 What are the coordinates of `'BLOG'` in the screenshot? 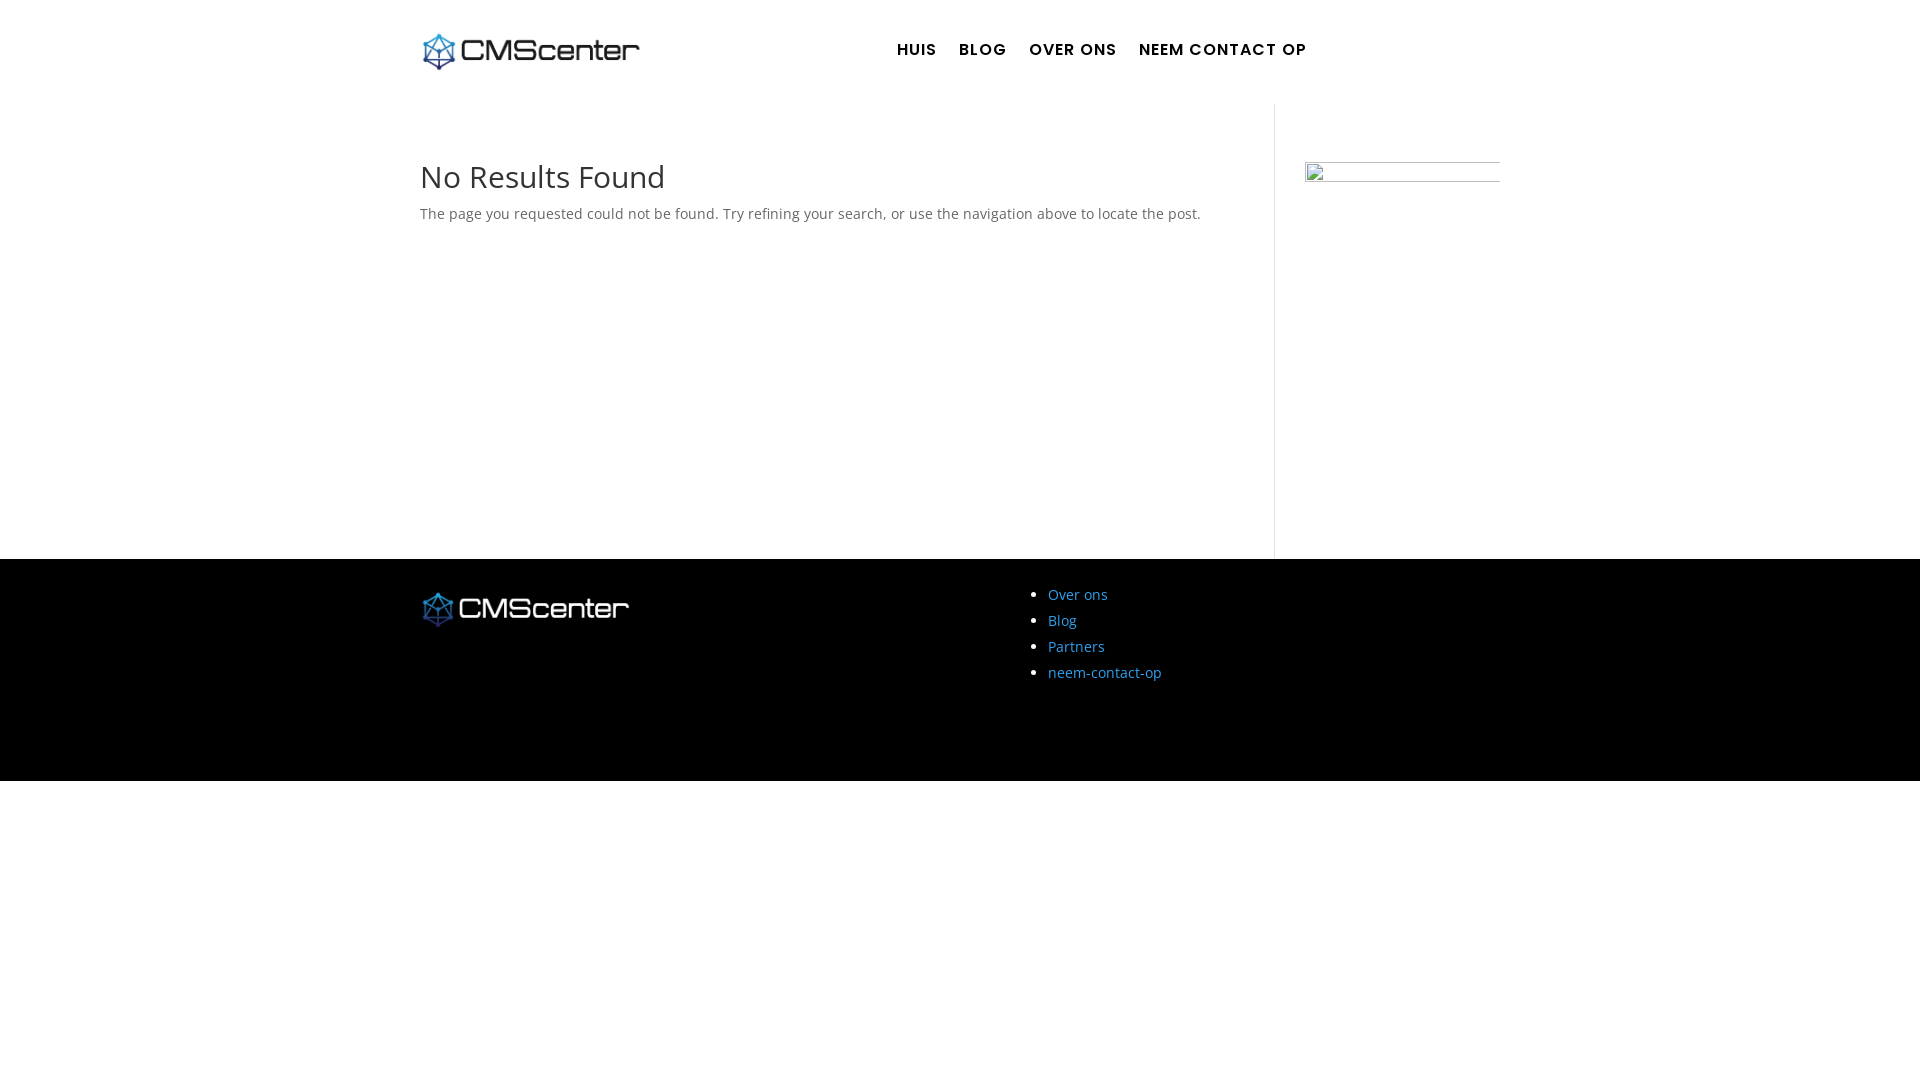 It's located at (958, 53).